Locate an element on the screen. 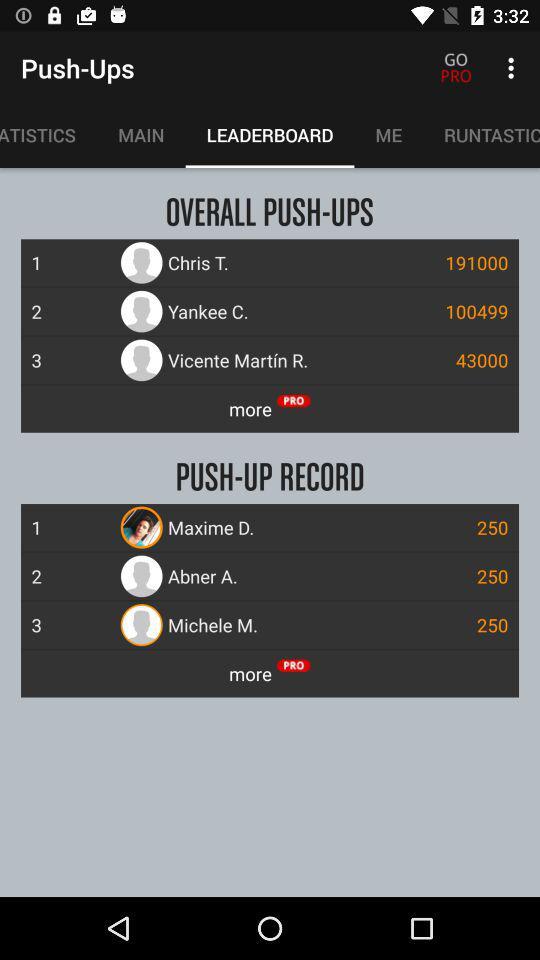 The width and height of the screenshot is (540, 960). the item next to main is located at coordinates (48, 134).